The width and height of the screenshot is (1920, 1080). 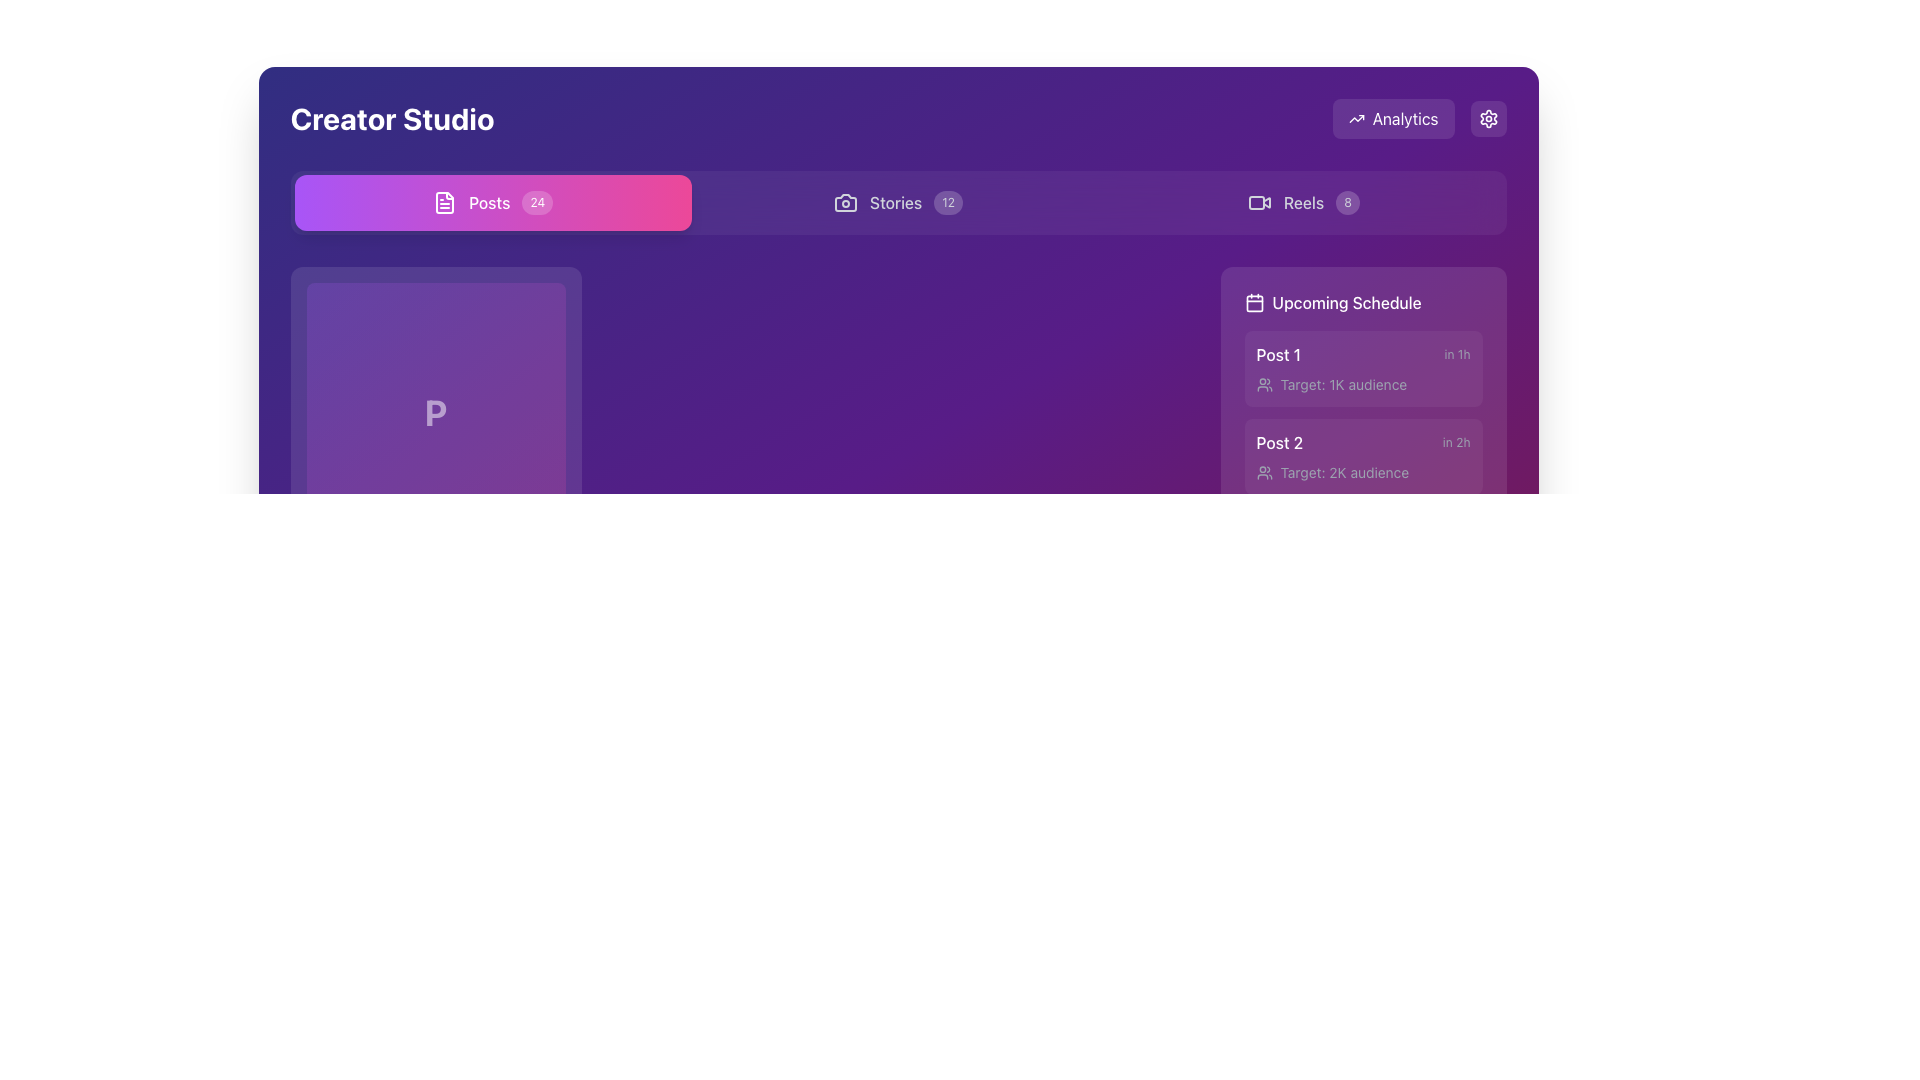 What do you see at coordinates (1263, 385) in the screenshot?
I see `the user group icon located to the left of the text 'Target: 1K audience' in the 'Post 1' section of the 'Upcoming Schedule' list` at bounding box center [1263, 385].